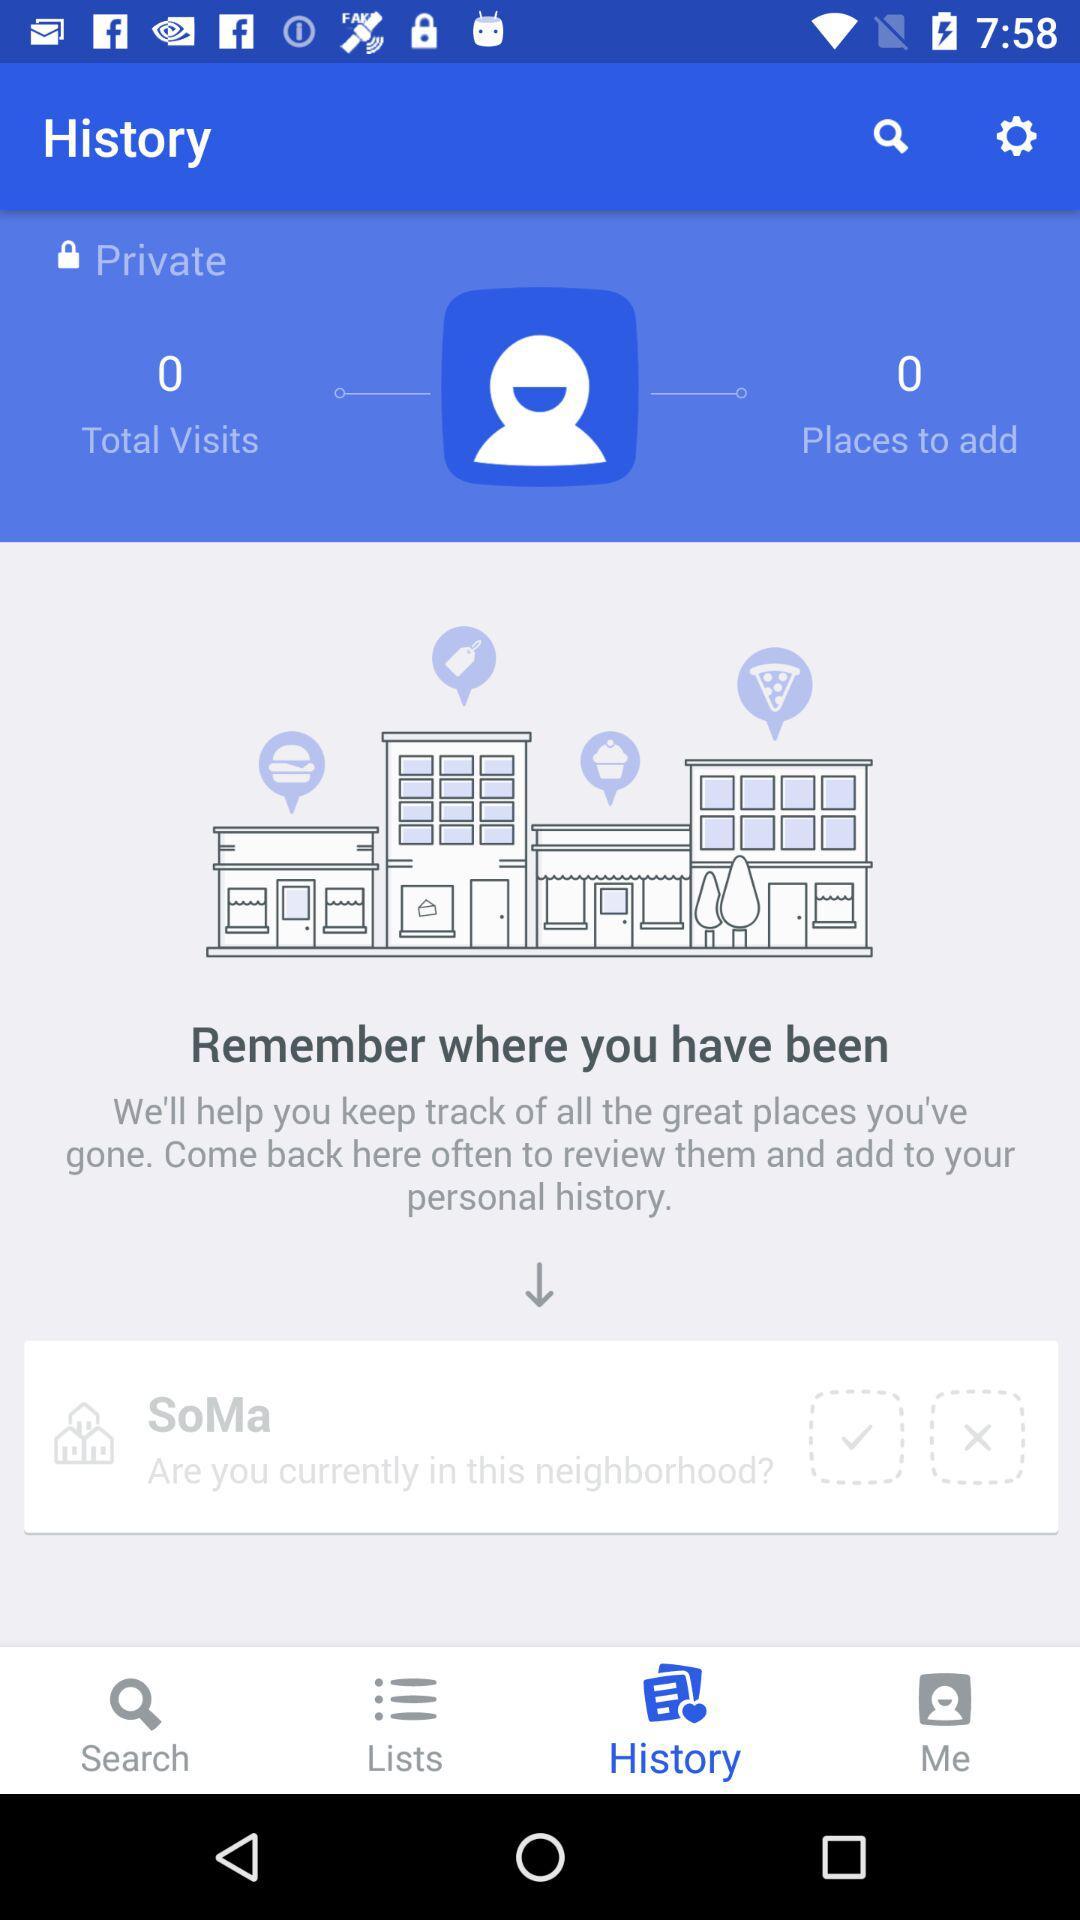  I want to click on the icon to the right of the are you currently, so click(855, 1436).